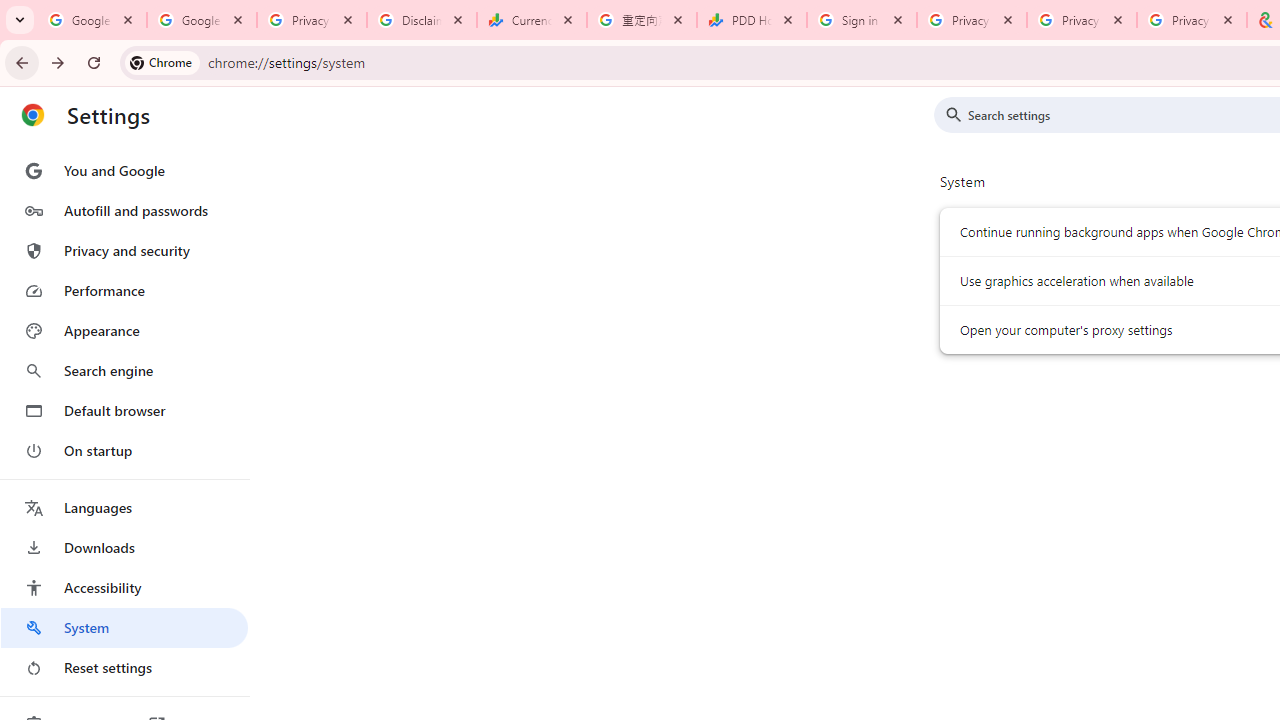 The width and height of the screenshot is (1280, 720). Describe the element at coordinates (123, 451) in the screenshot. I see `'On startup'` at that location.